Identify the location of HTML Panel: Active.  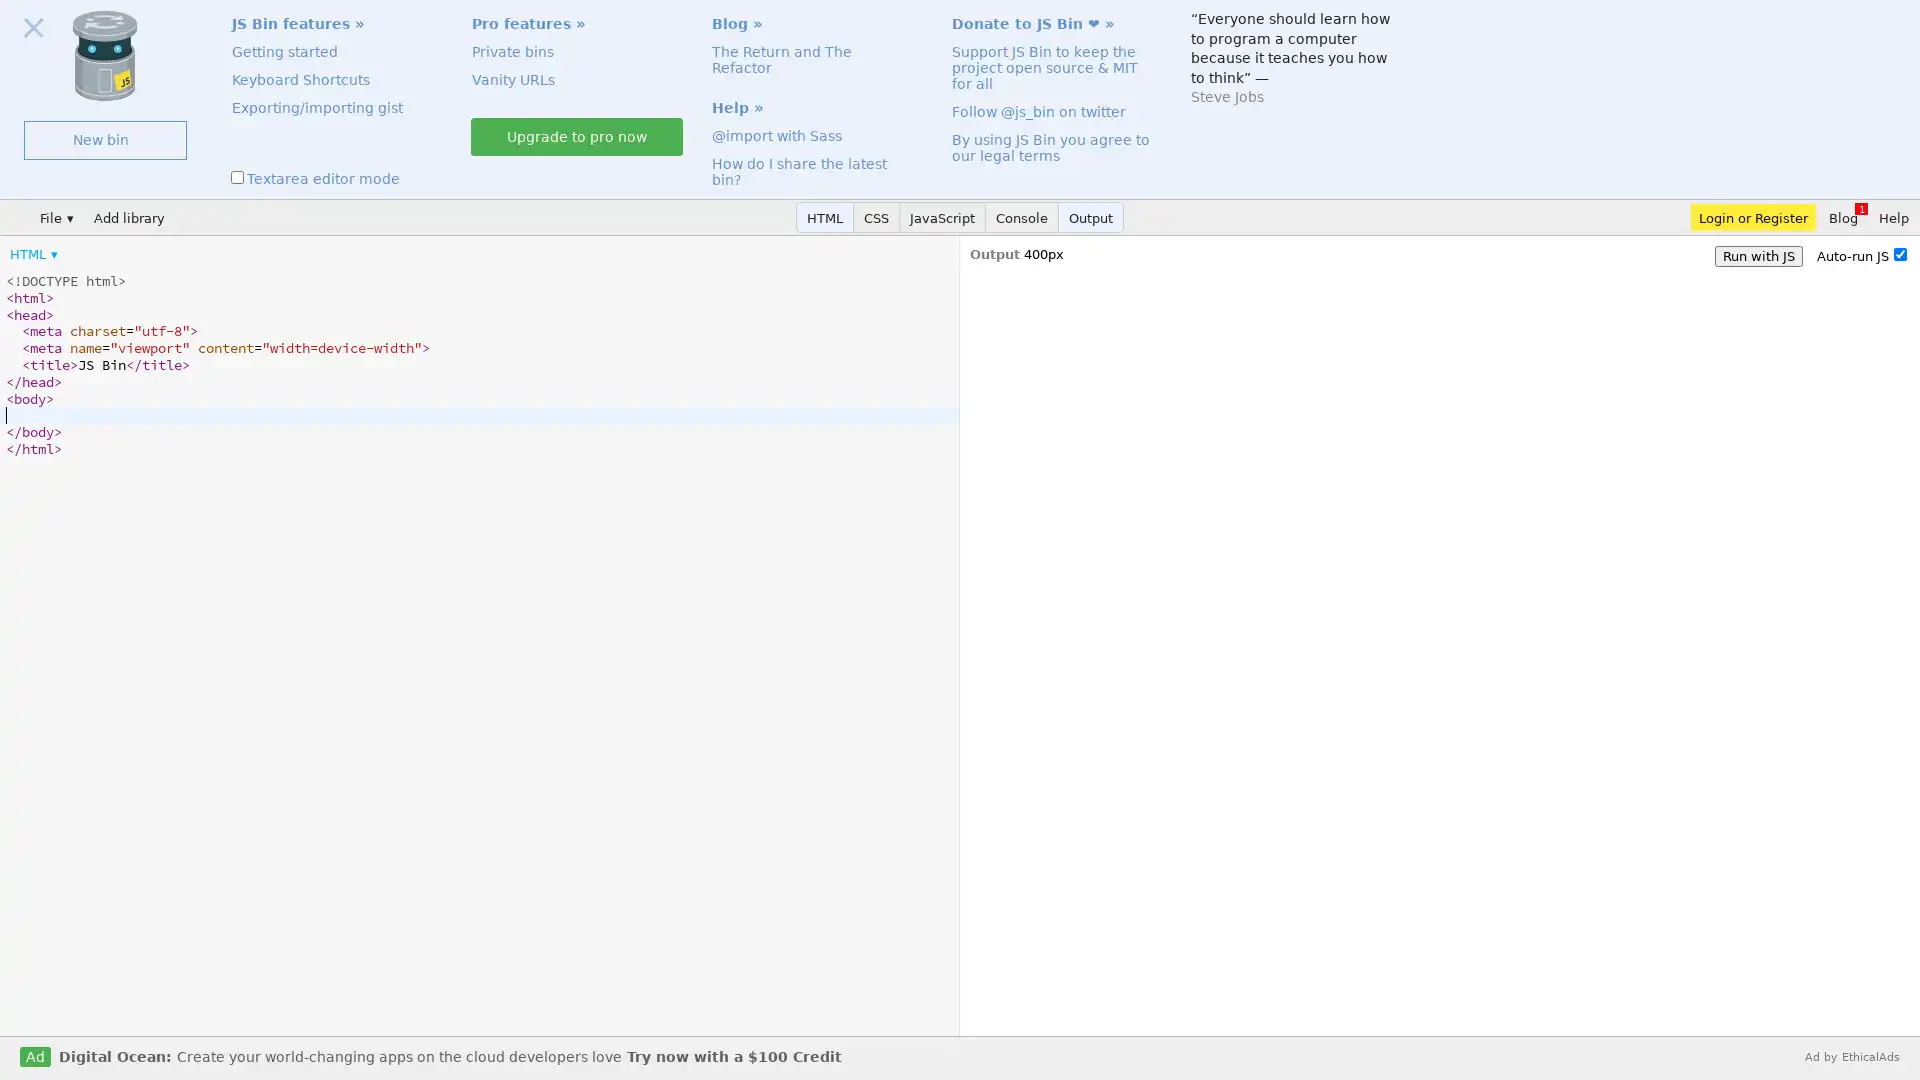
(825, 217).